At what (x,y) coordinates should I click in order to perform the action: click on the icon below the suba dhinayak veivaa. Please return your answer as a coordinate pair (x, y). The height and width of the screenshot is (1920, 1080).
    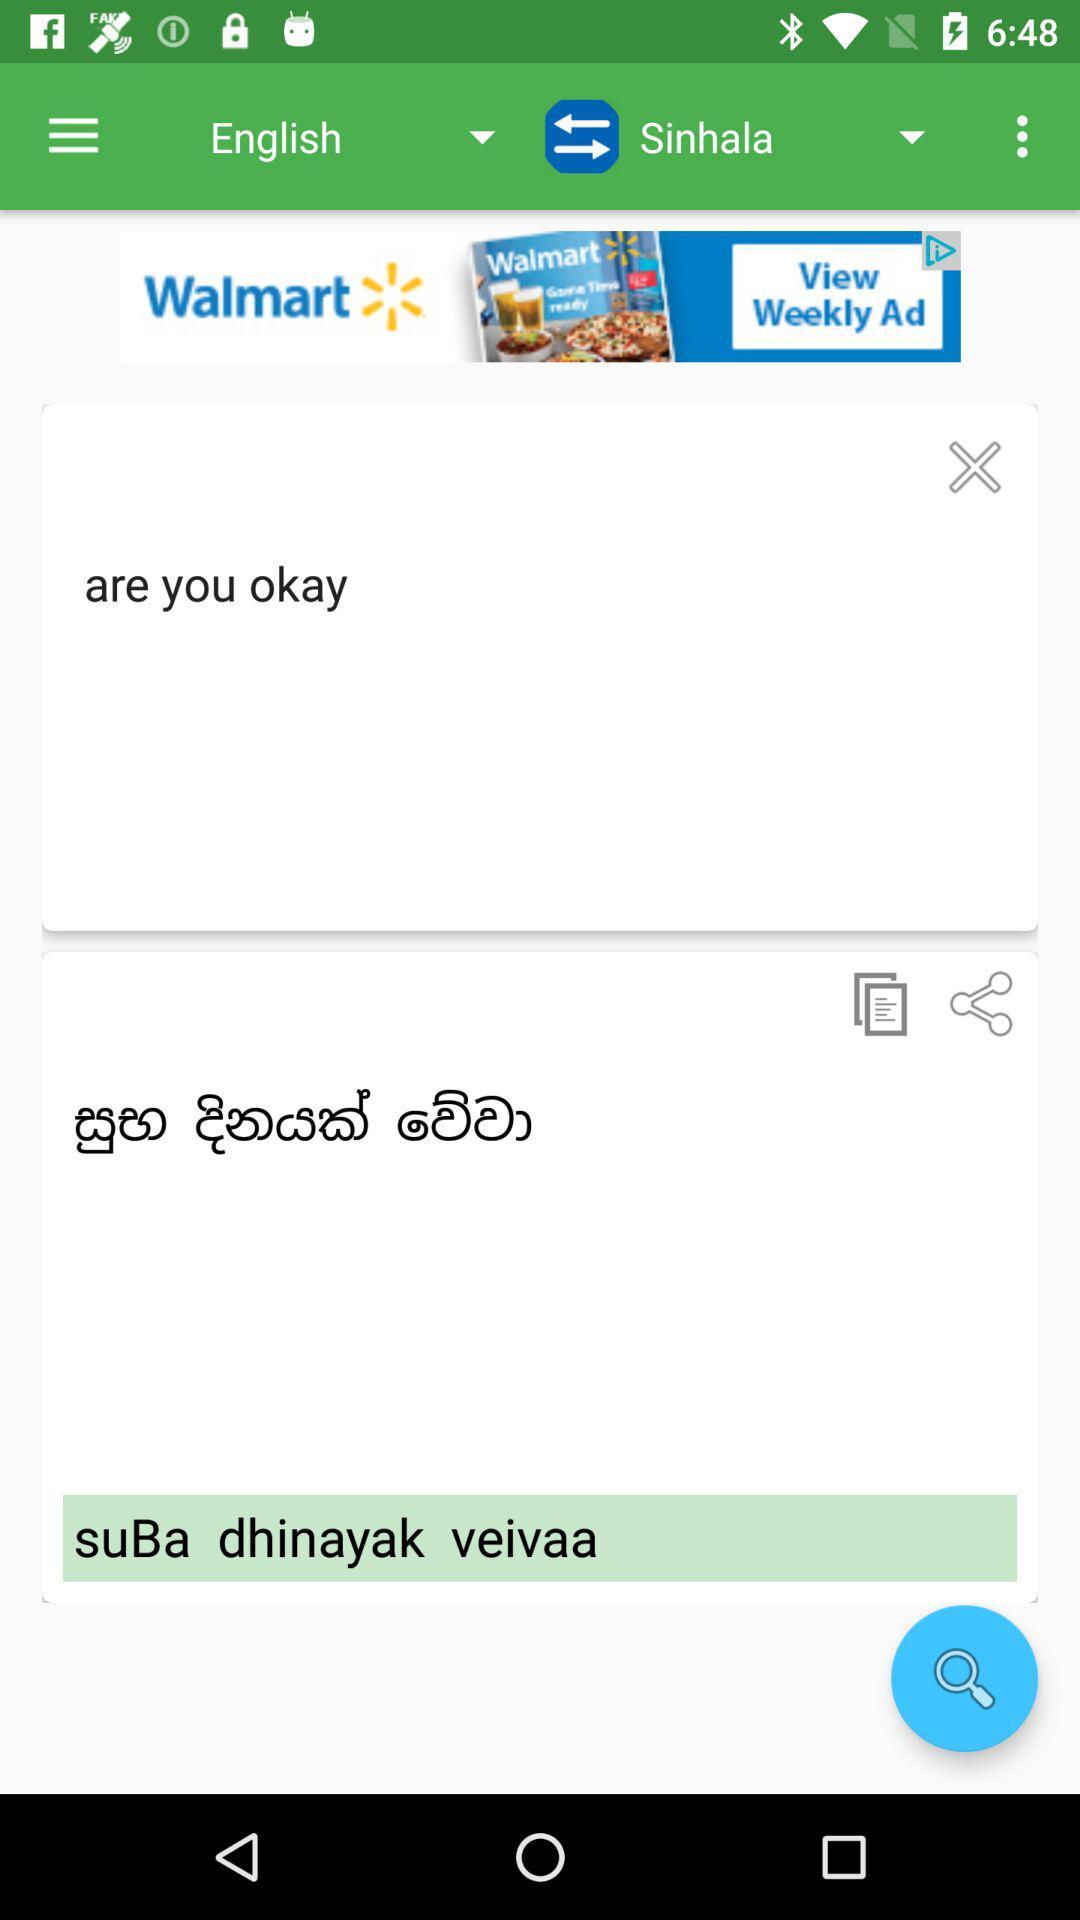
    Looking at the image, I should click on (963, 1678).